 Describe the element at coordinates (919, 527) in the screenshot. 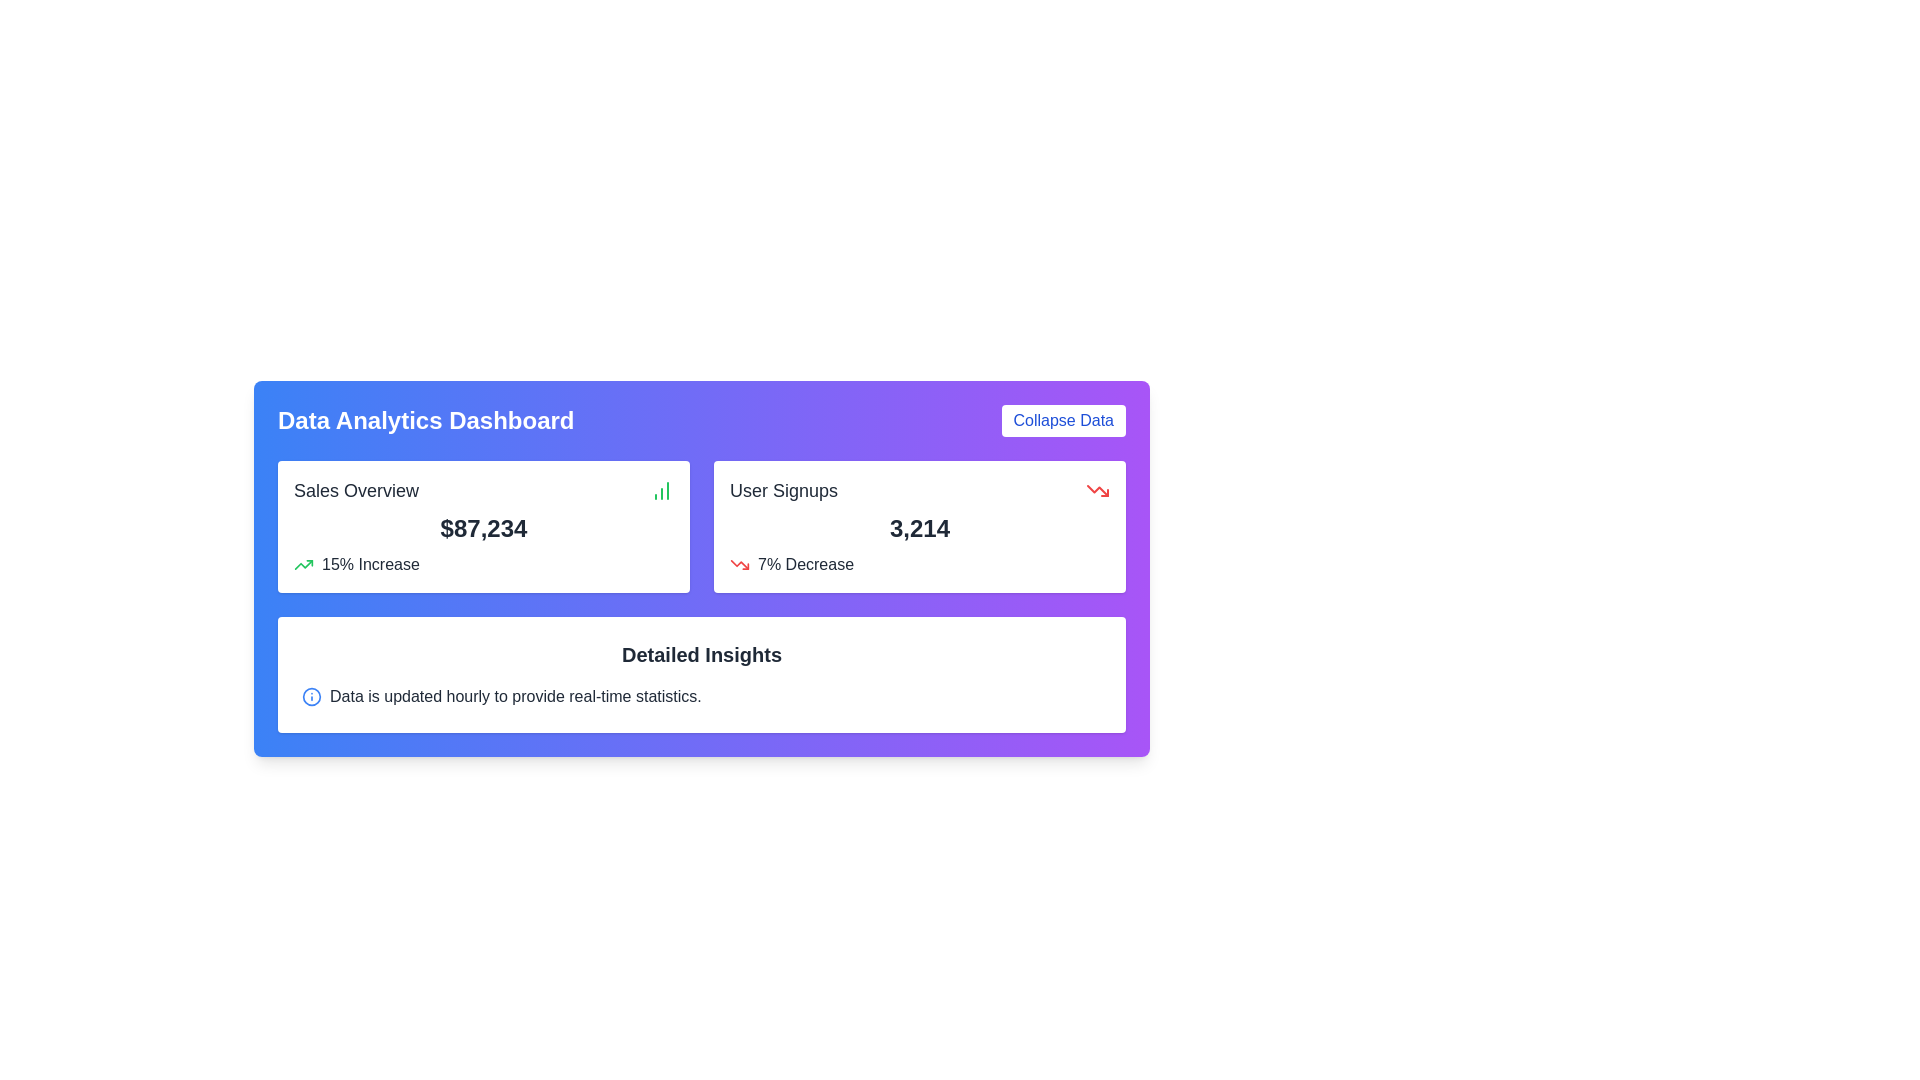

I see `the Static Text that displays the total number of user signups, located centrally within the 'User Signups' panel, below the title and above the '7% Decrease' label with a red downward trend icon` at that location.